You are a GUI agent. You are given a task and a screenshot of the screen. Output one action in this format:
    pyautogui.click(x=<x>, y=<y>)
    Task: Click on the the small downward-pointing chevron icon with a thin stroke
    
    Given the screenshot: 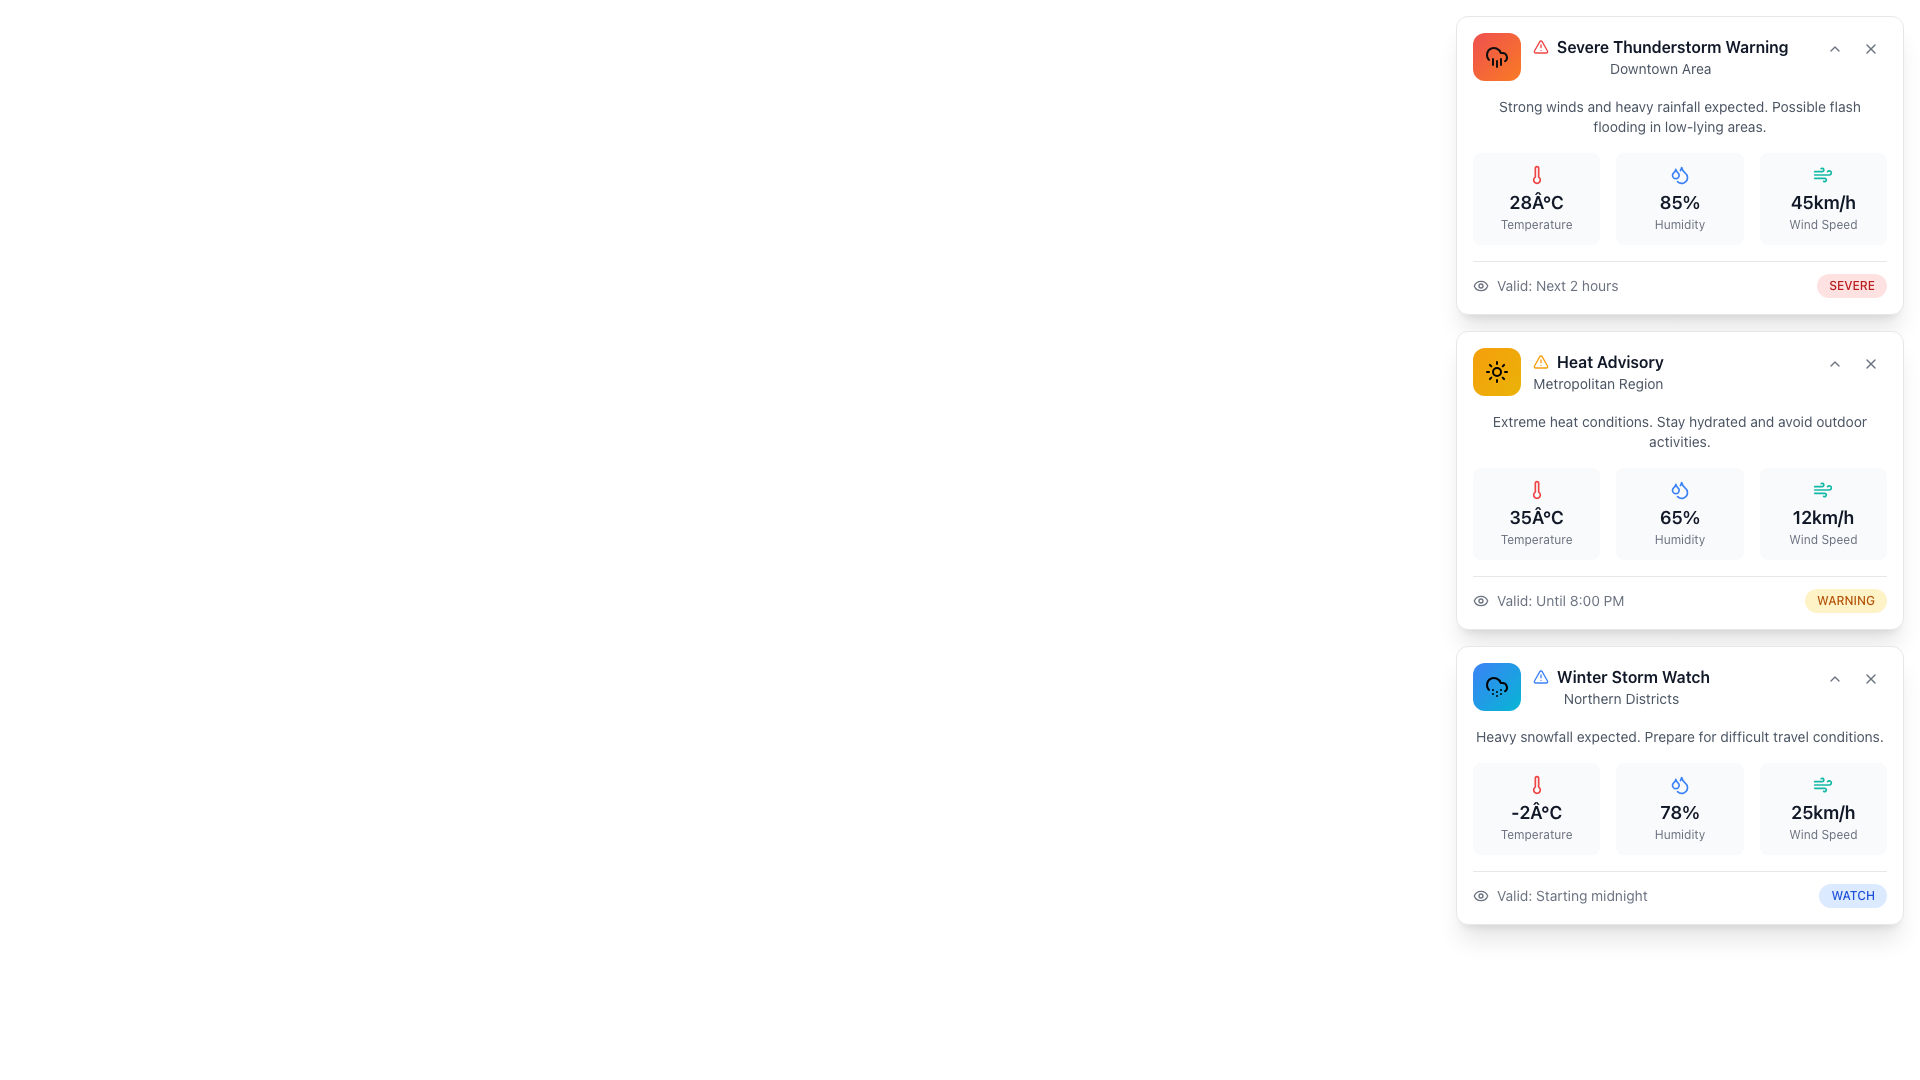 What is the action you would take?
    pyautogui.click(x=1834, y=363)
    